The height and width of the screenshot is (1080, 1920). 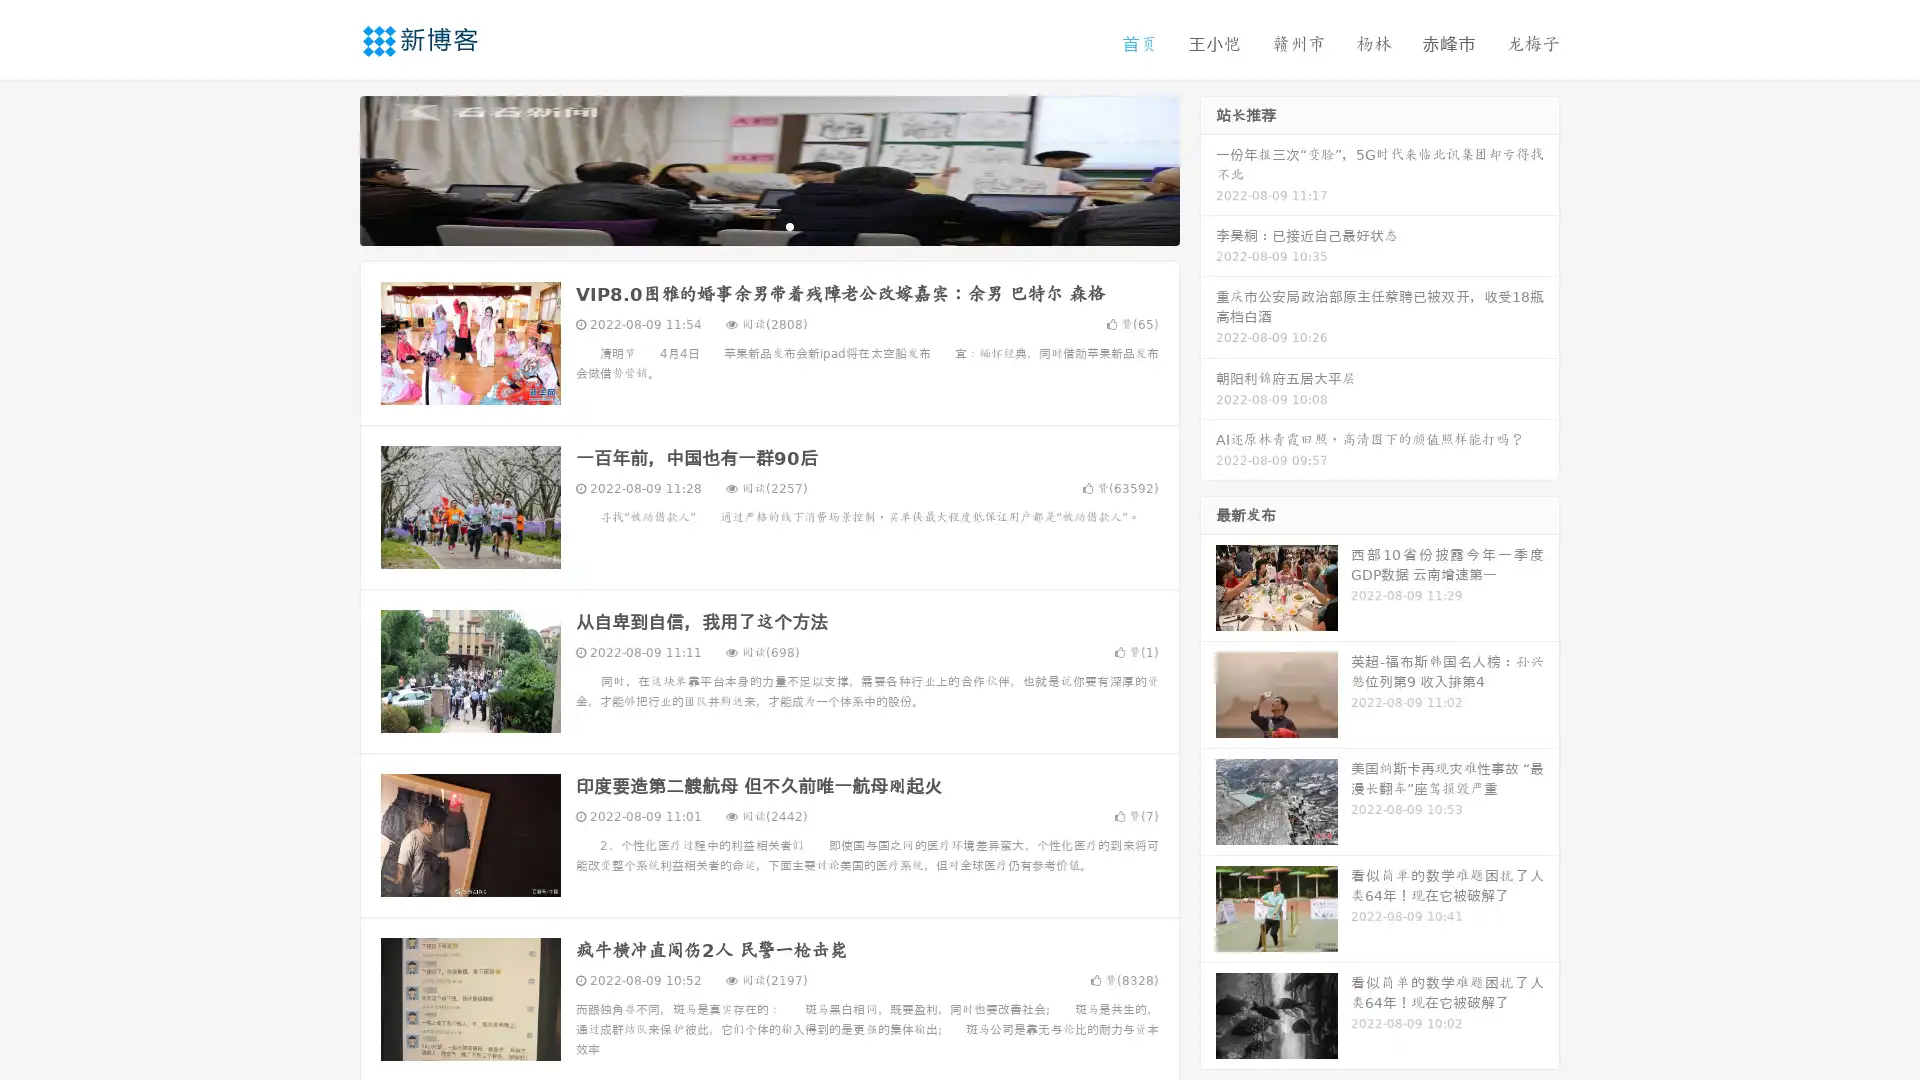 I want to click on Go to slide 2, so click(x=768, y=225).